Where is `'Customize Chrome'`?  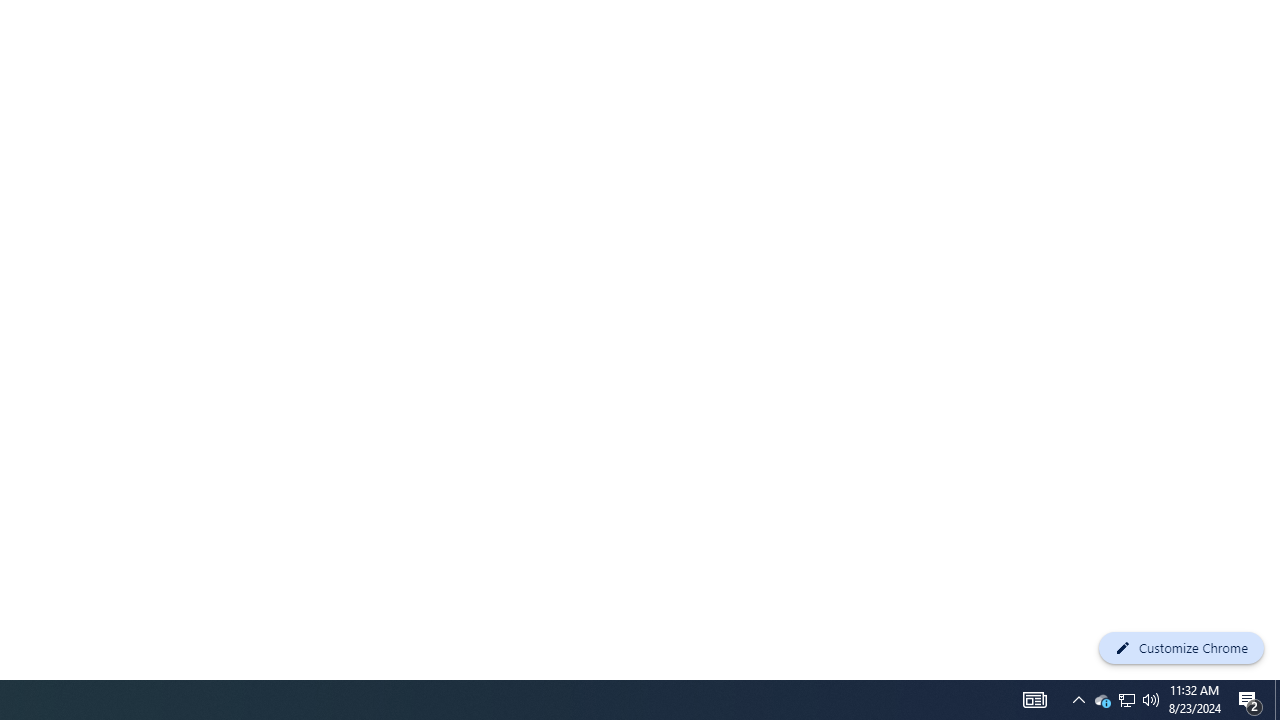 'Customize Chrome' is located at coordinates (1181, 648).